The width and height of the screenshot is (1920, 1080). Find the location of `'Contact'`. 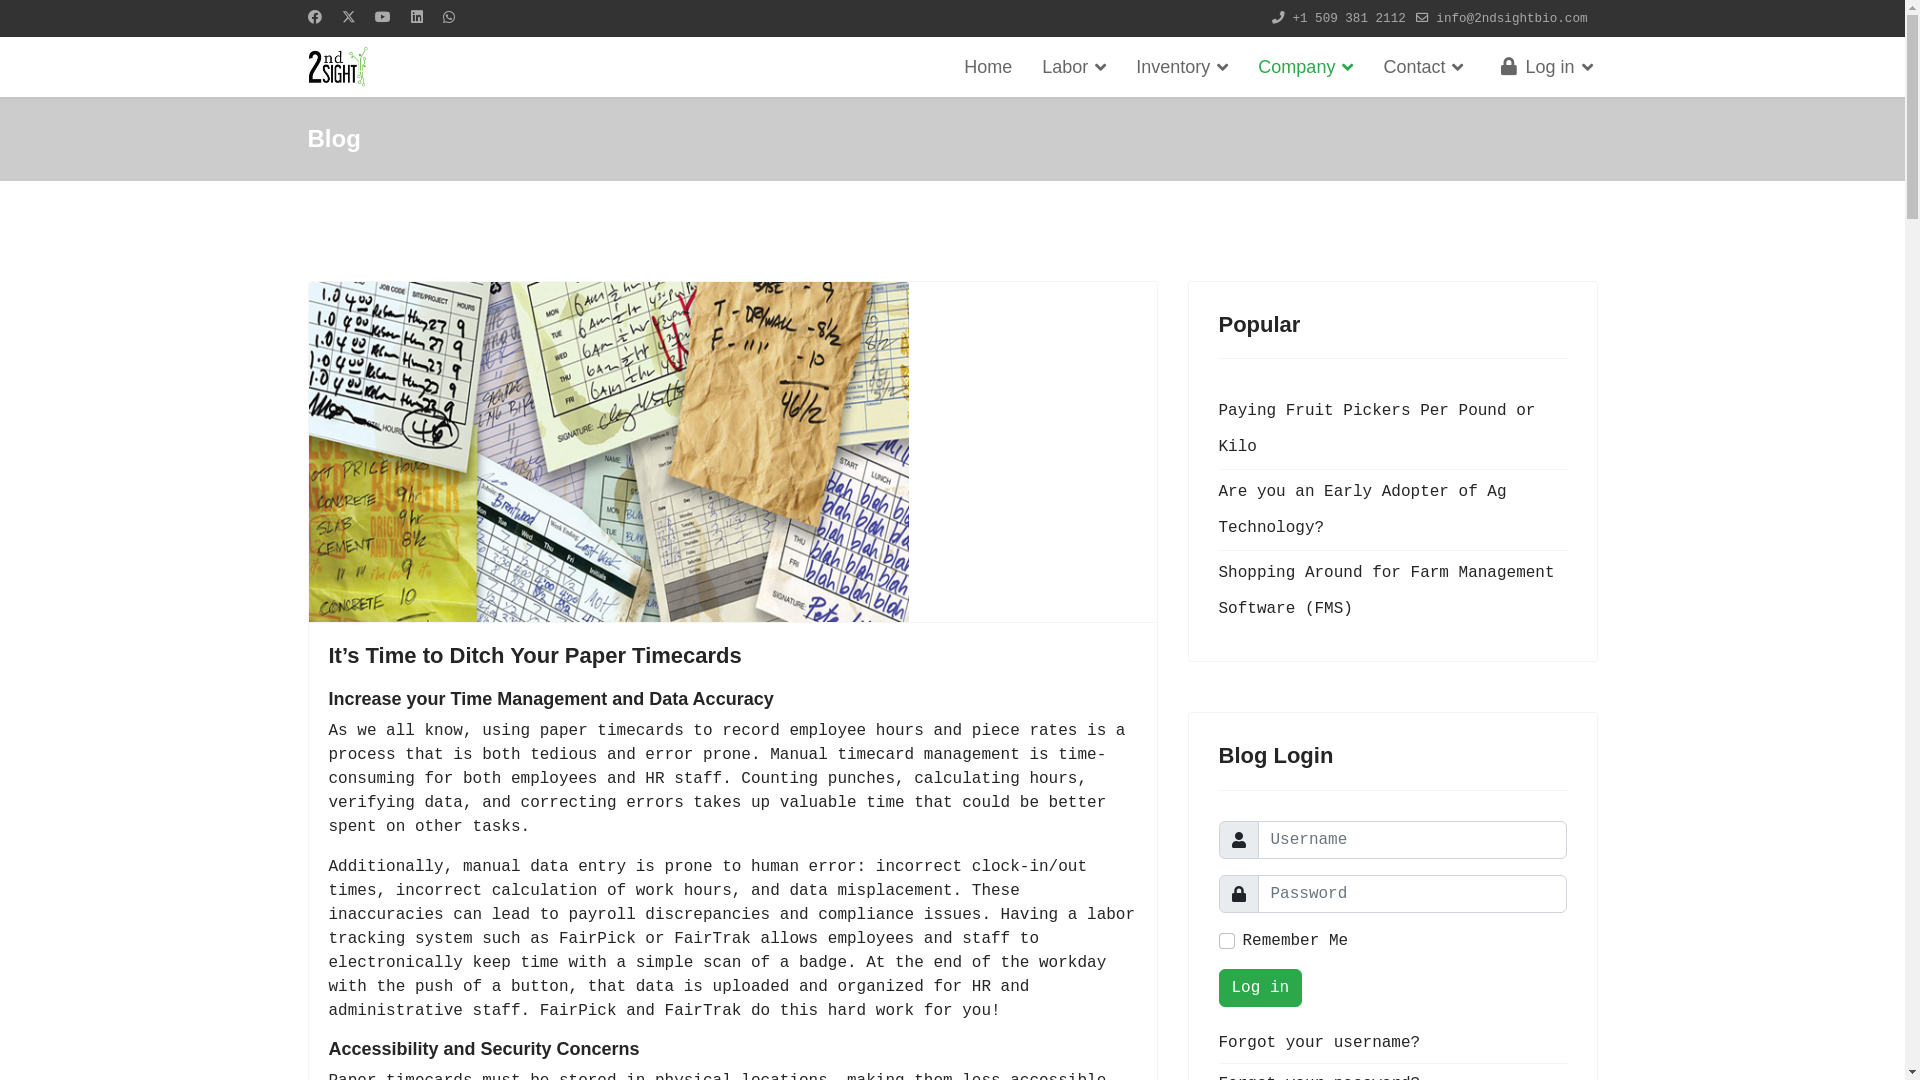

'Contact' is located at coordinates (1421, 65).